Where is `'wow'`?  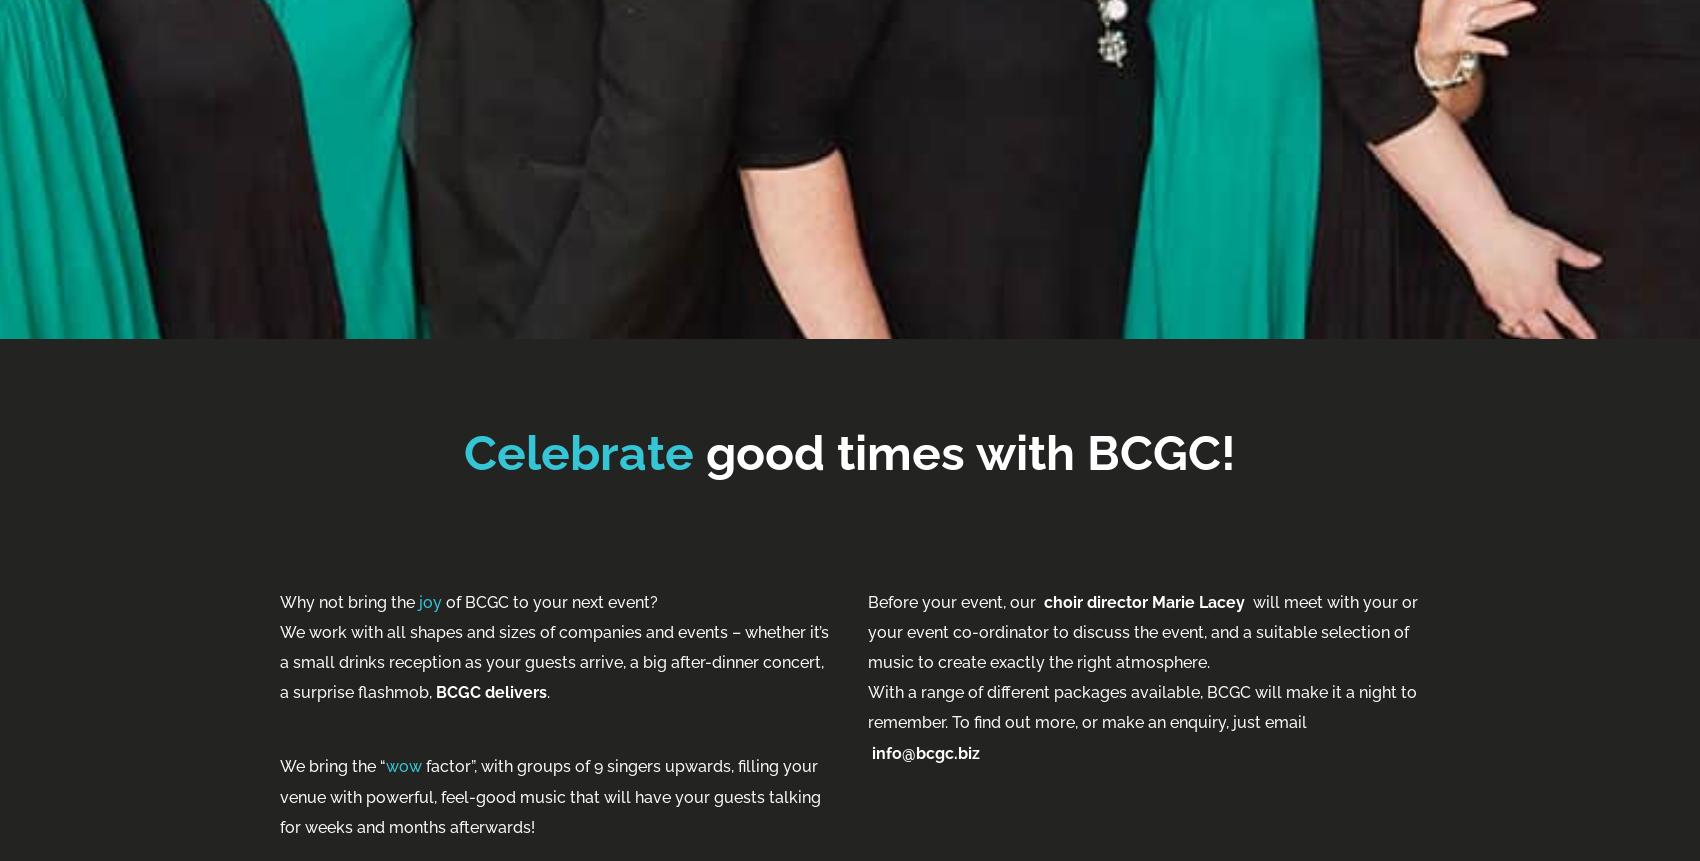
'wow' is located at coordinates (385, 766).